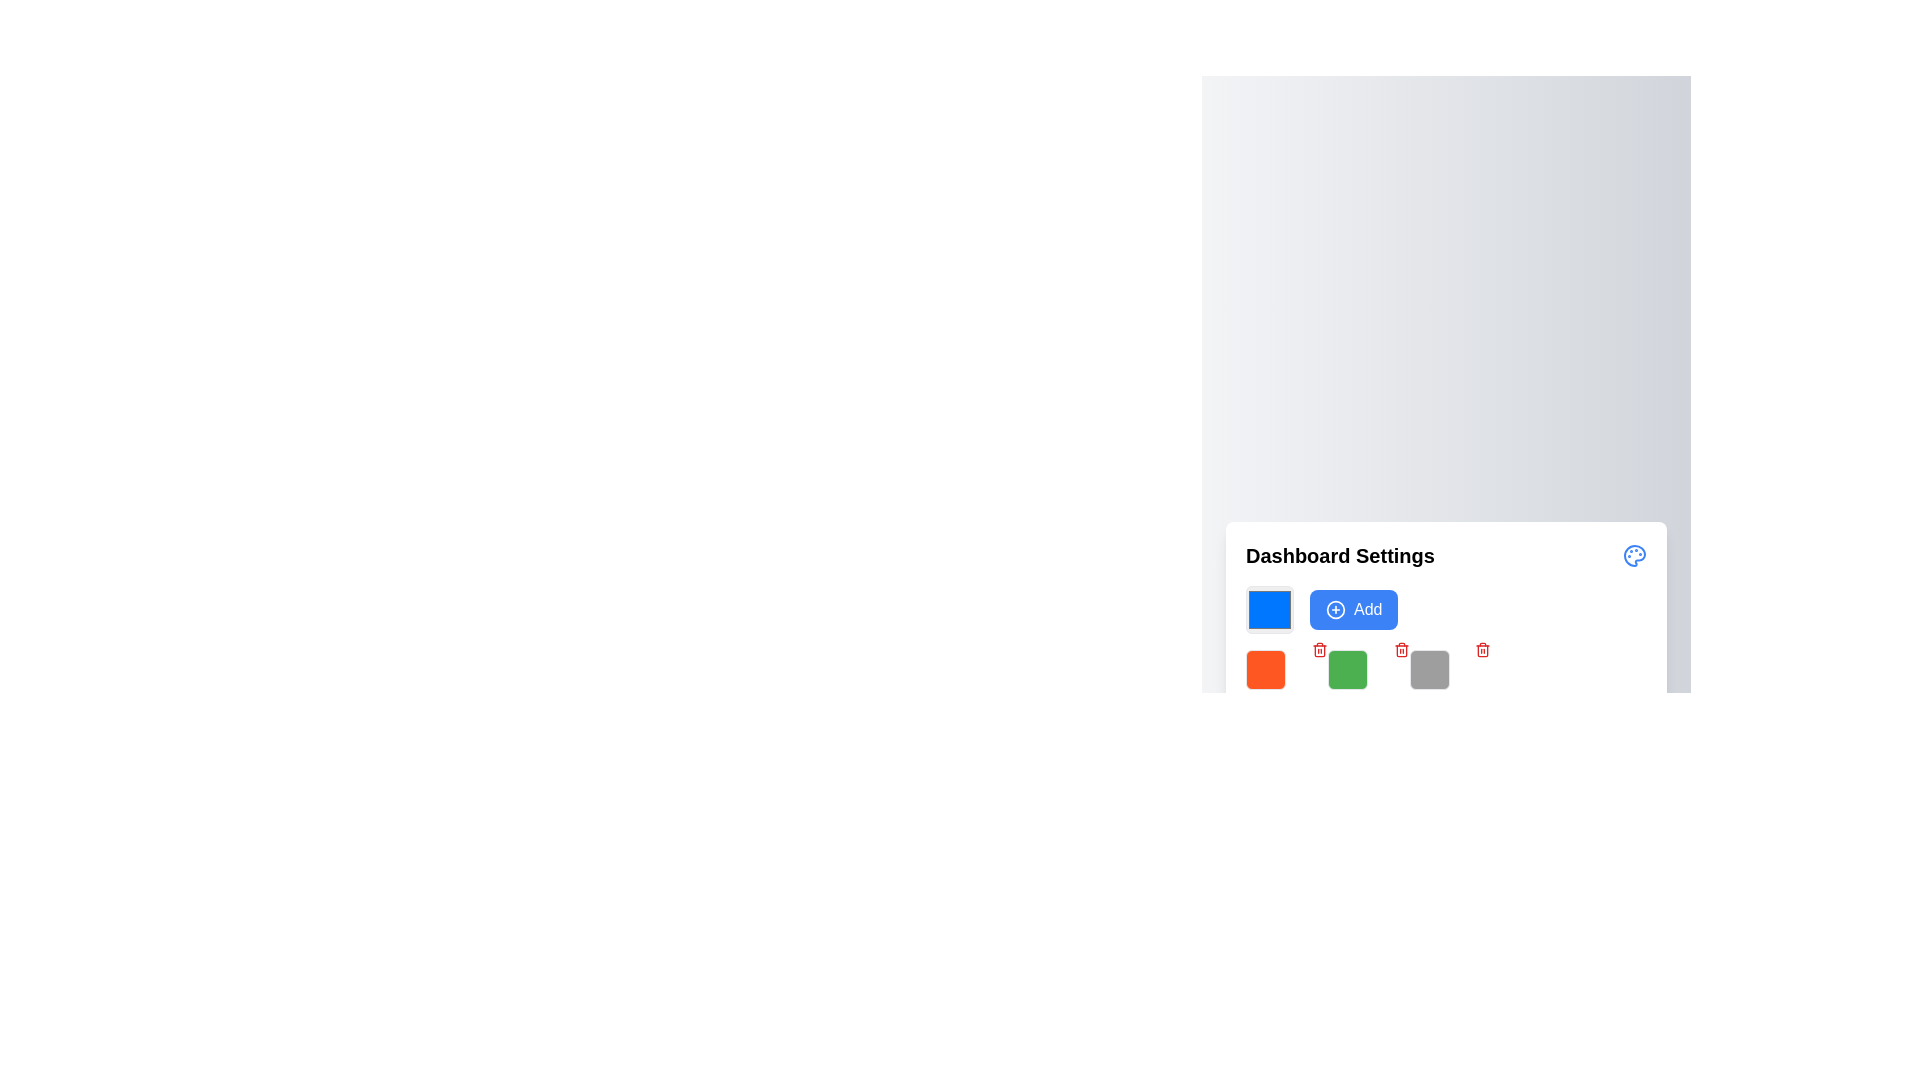 Image resolution: width=1920 pixels, height=1080 pixels. What do you see at coordinates (1354, 608) in the screenshot?
I see `the button that allows users to add a new item` at bounding box center [1354, 608].